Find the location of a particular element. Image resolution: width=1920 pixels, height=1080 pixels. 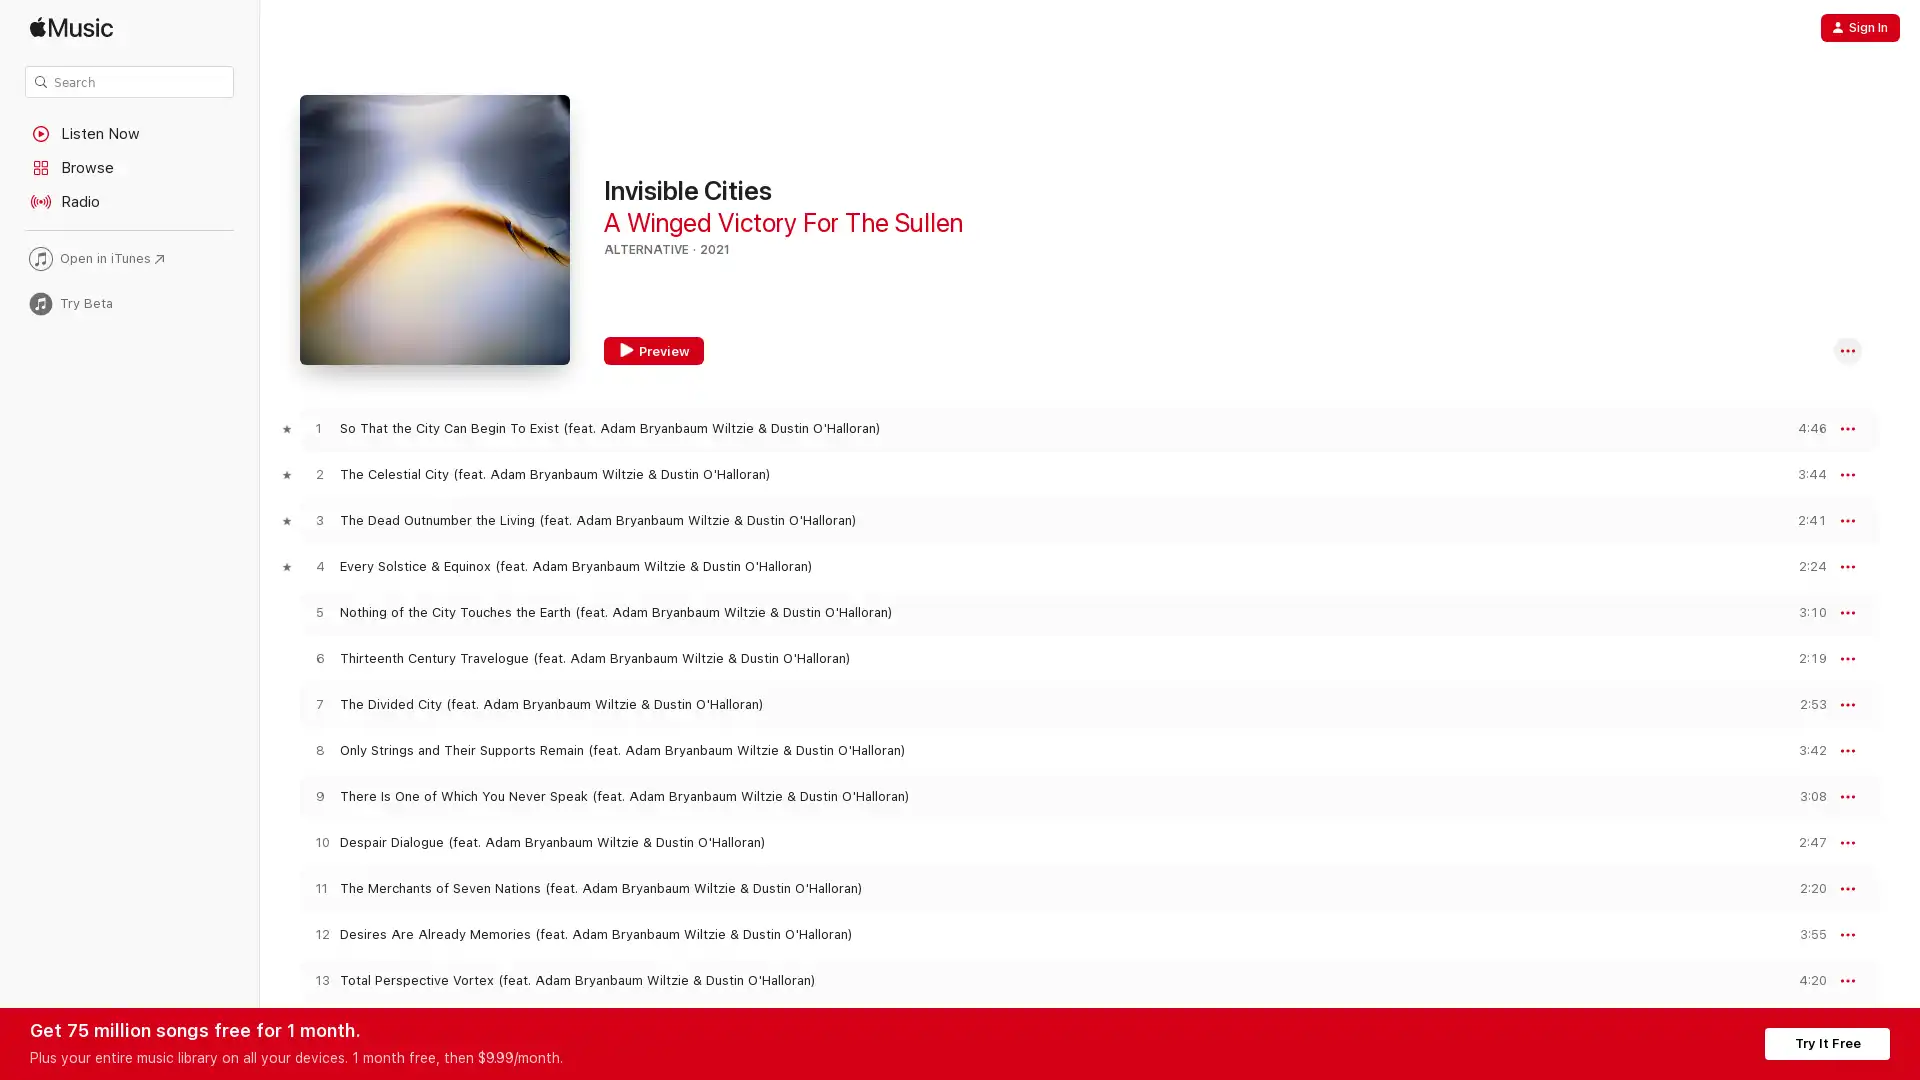

Preview is located at coordinates (653, 350).